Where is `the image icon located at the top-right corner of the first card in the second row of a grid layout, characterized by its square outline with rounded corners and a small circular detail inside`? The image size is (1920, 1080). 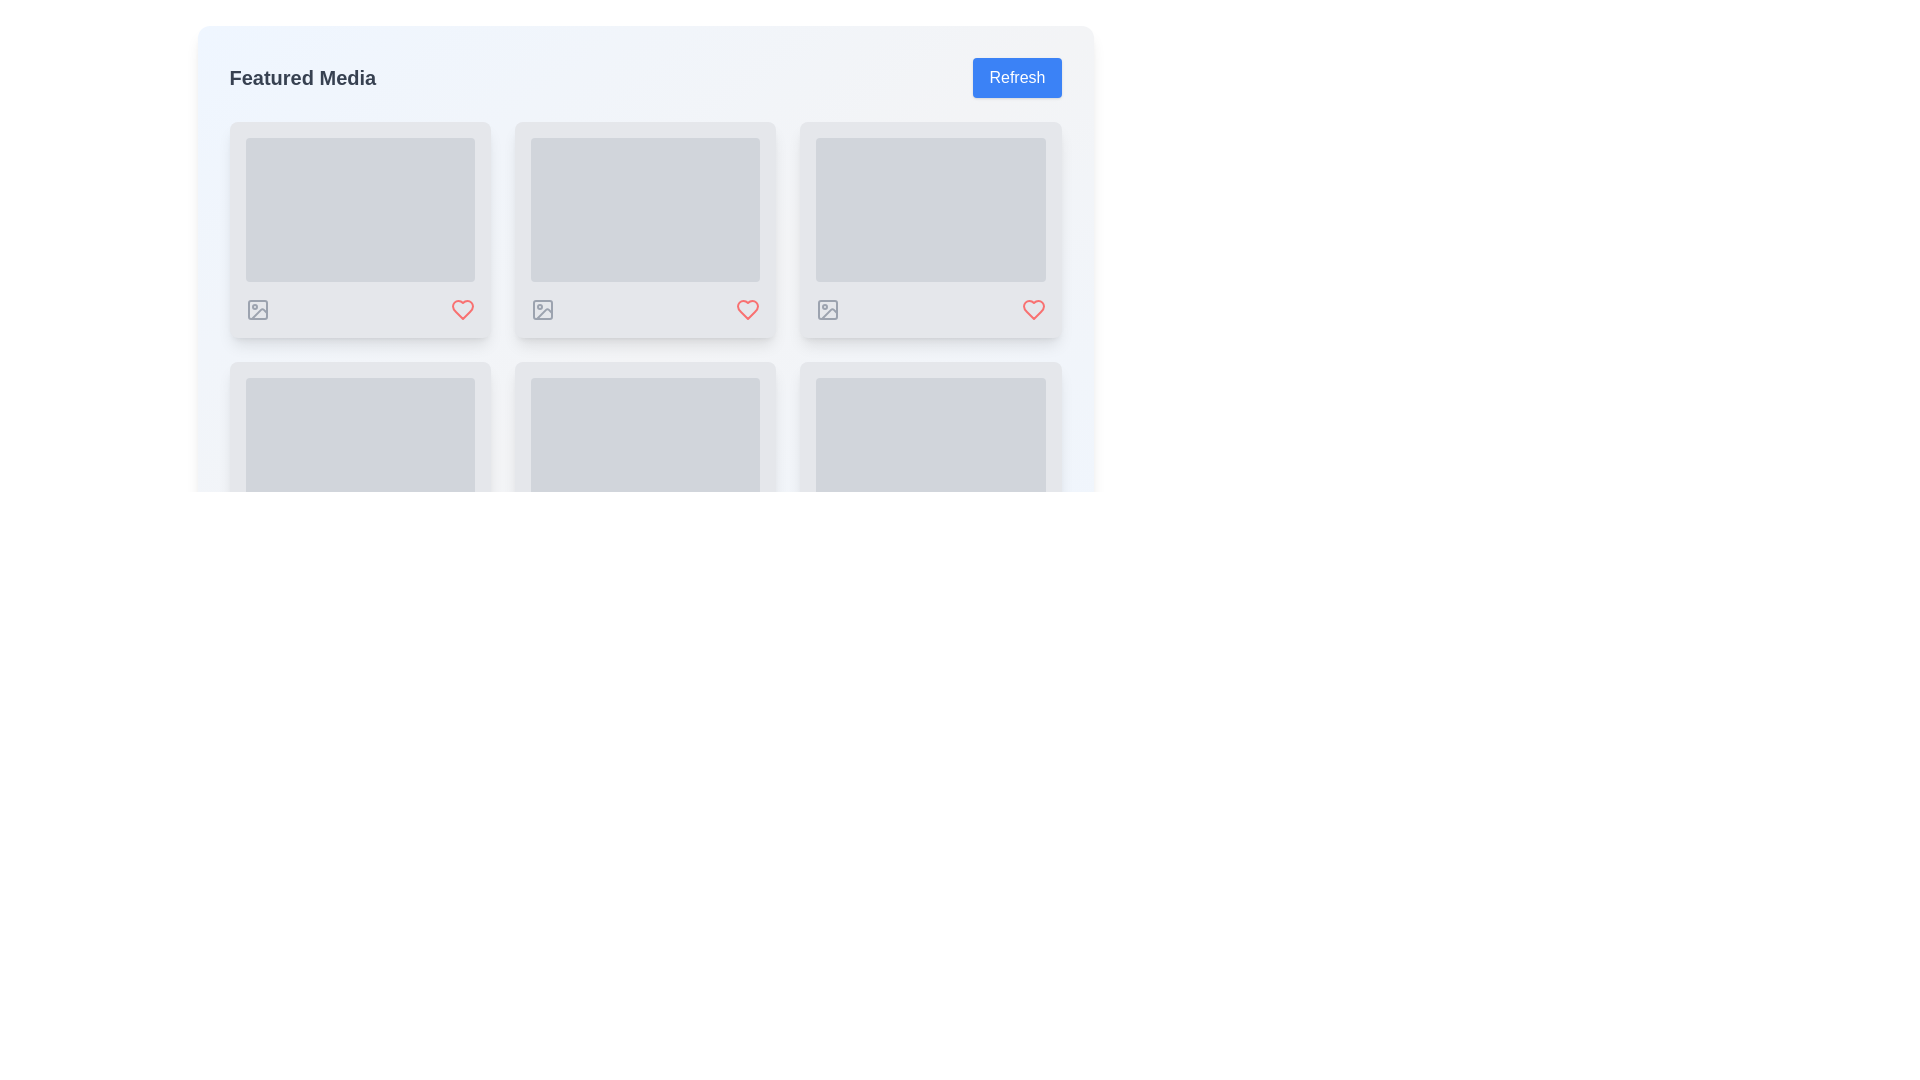
the image icon located at the top-right corner of the first card in the second row of a grid layout, characterized by its square outline with rounded corners and a small circular detail inside is located at coordinates (542, 309).